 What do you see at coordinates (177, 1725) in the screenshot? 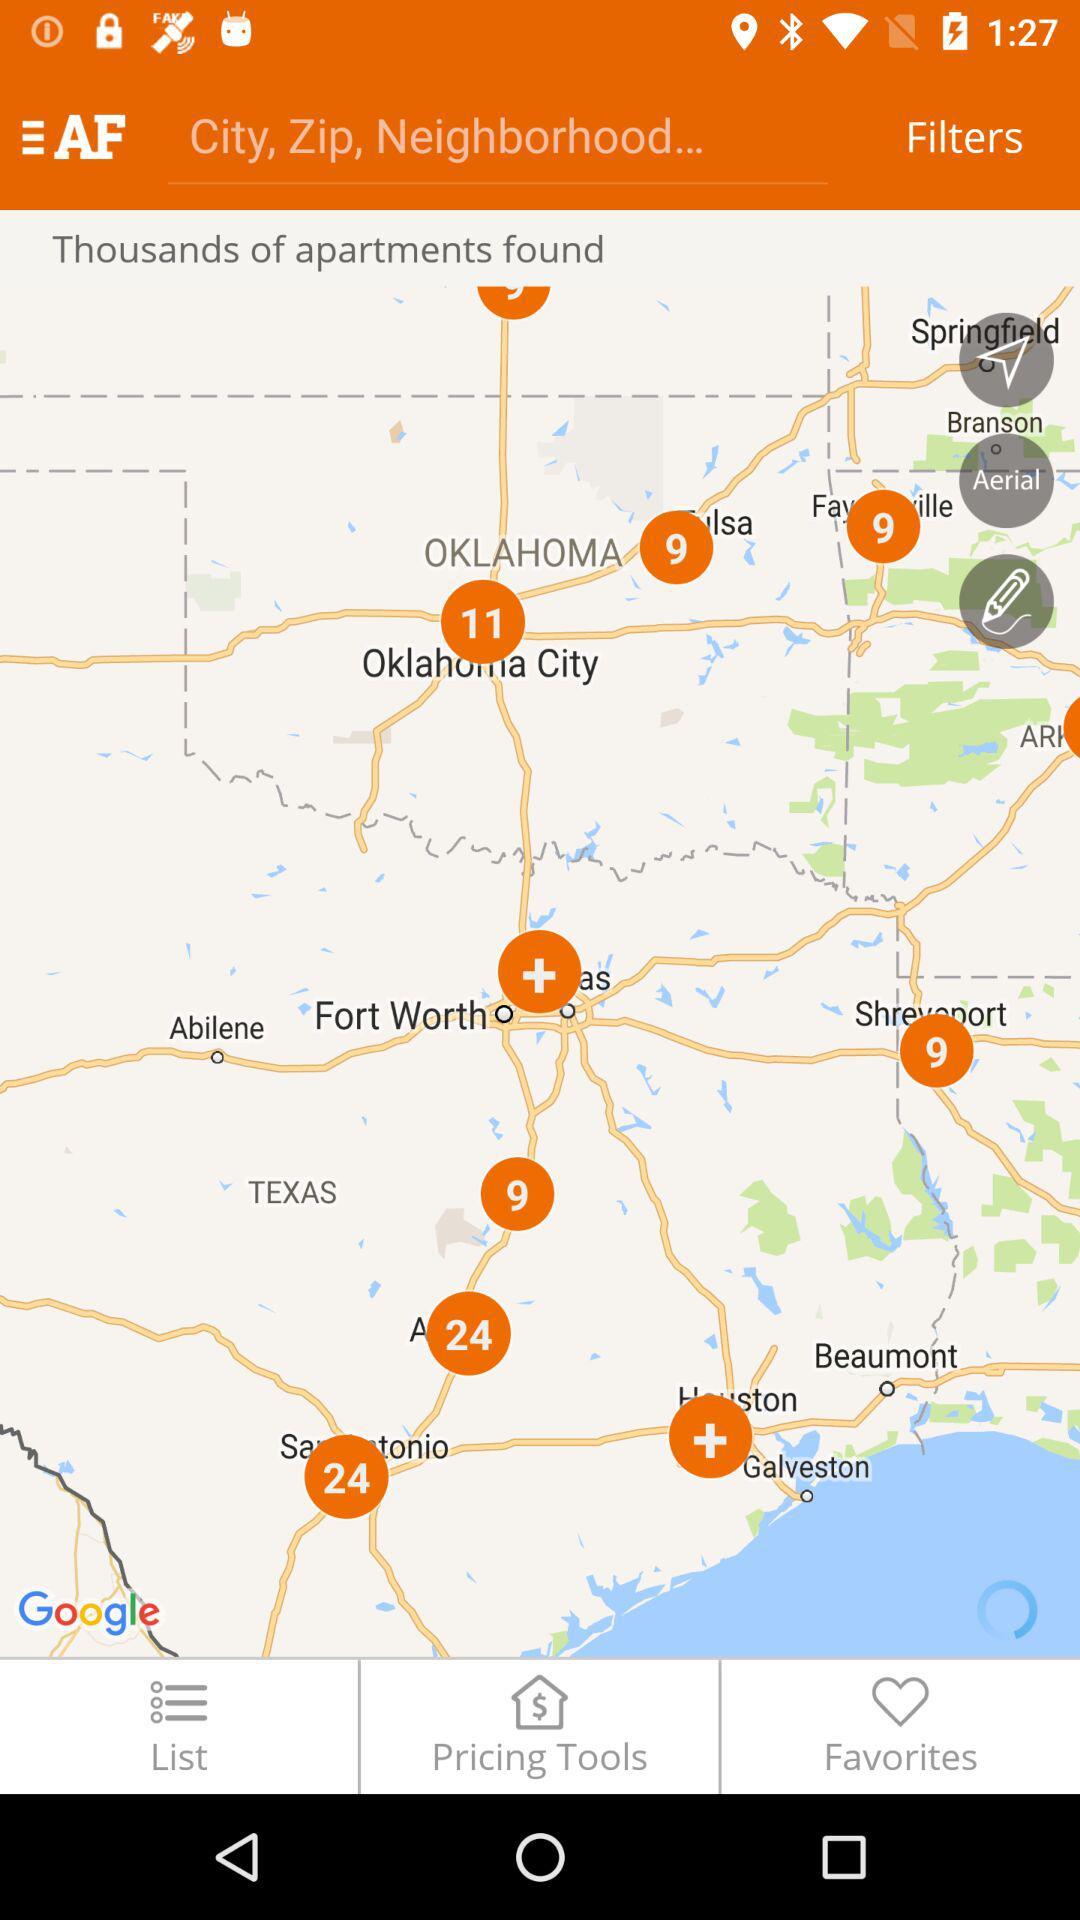
I see `the list icon` at bounding box center [177, 1725].